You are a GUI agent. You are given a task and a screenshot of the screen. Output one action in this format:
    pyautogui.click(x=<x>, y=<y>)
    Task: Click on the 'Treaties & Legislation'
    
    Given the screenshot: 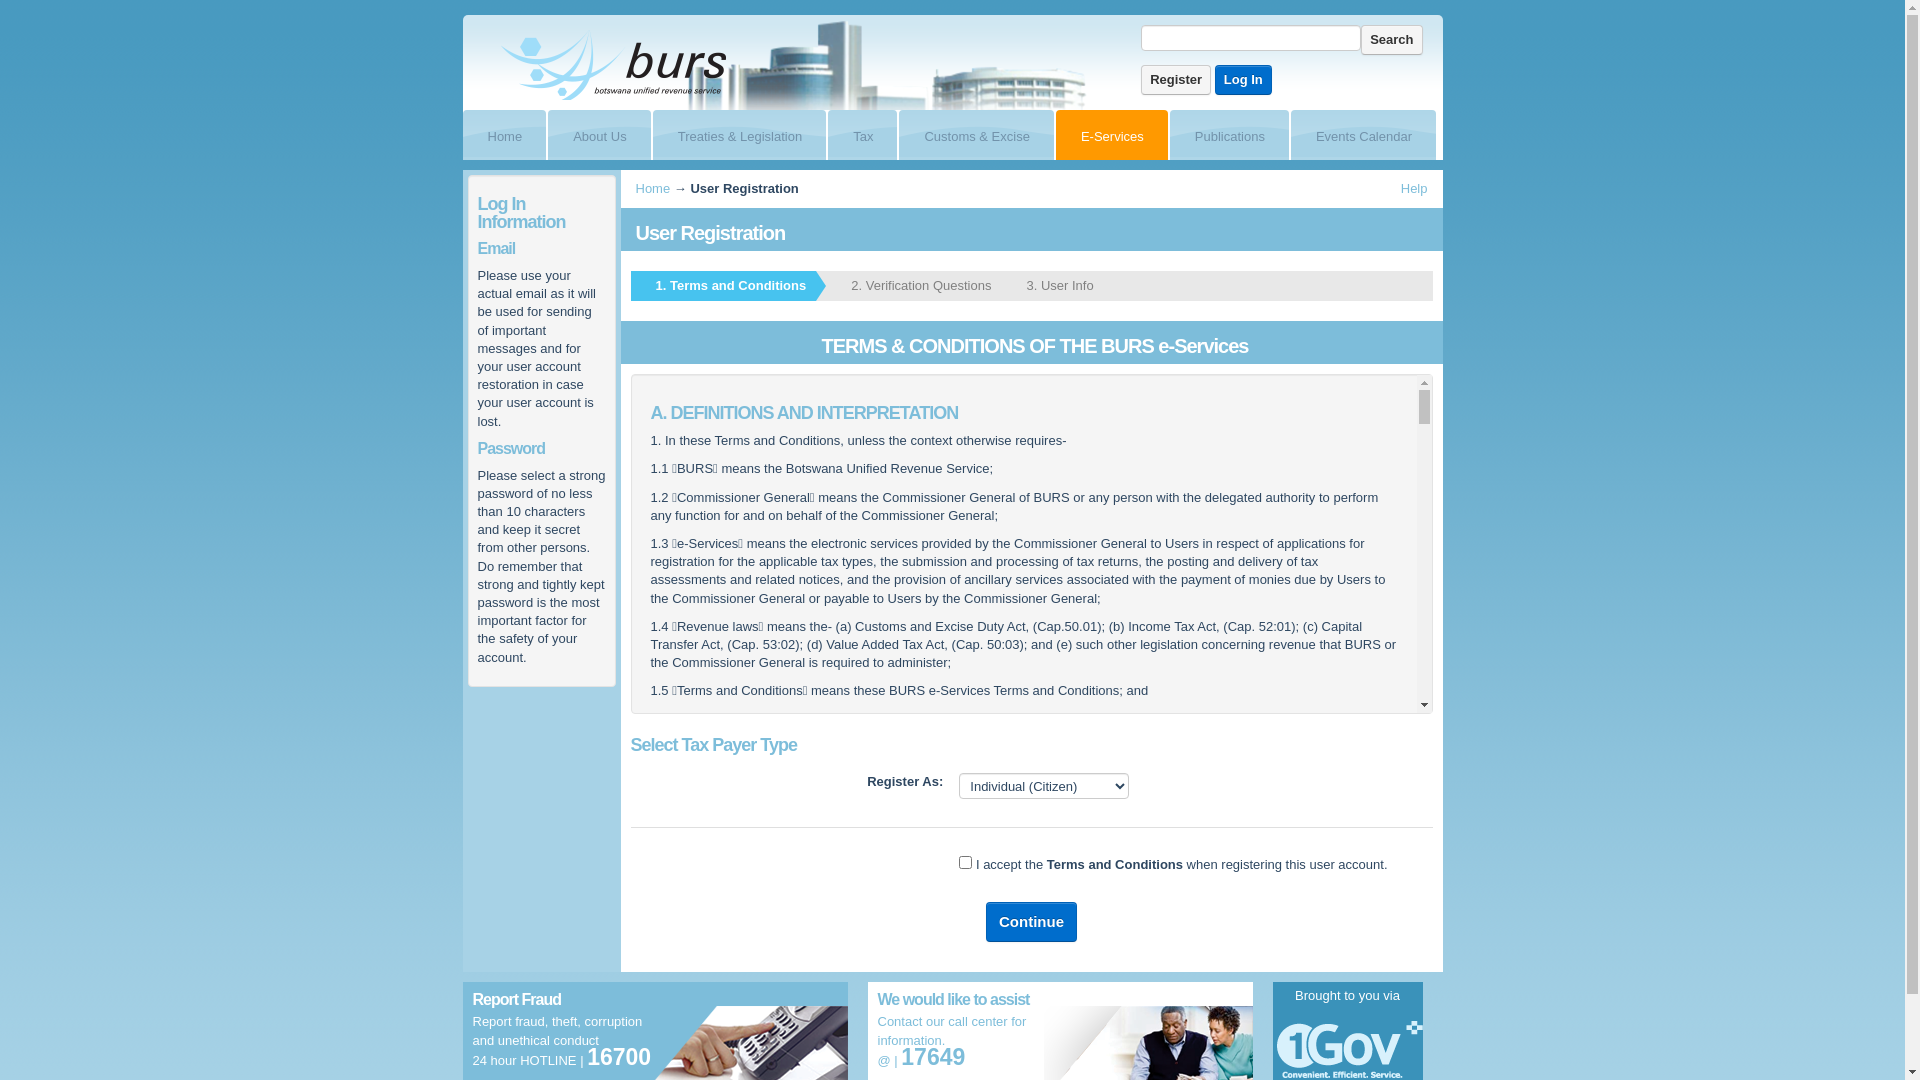 What is the action you would take?
    pyautogui.click(x=729, y=135)
    